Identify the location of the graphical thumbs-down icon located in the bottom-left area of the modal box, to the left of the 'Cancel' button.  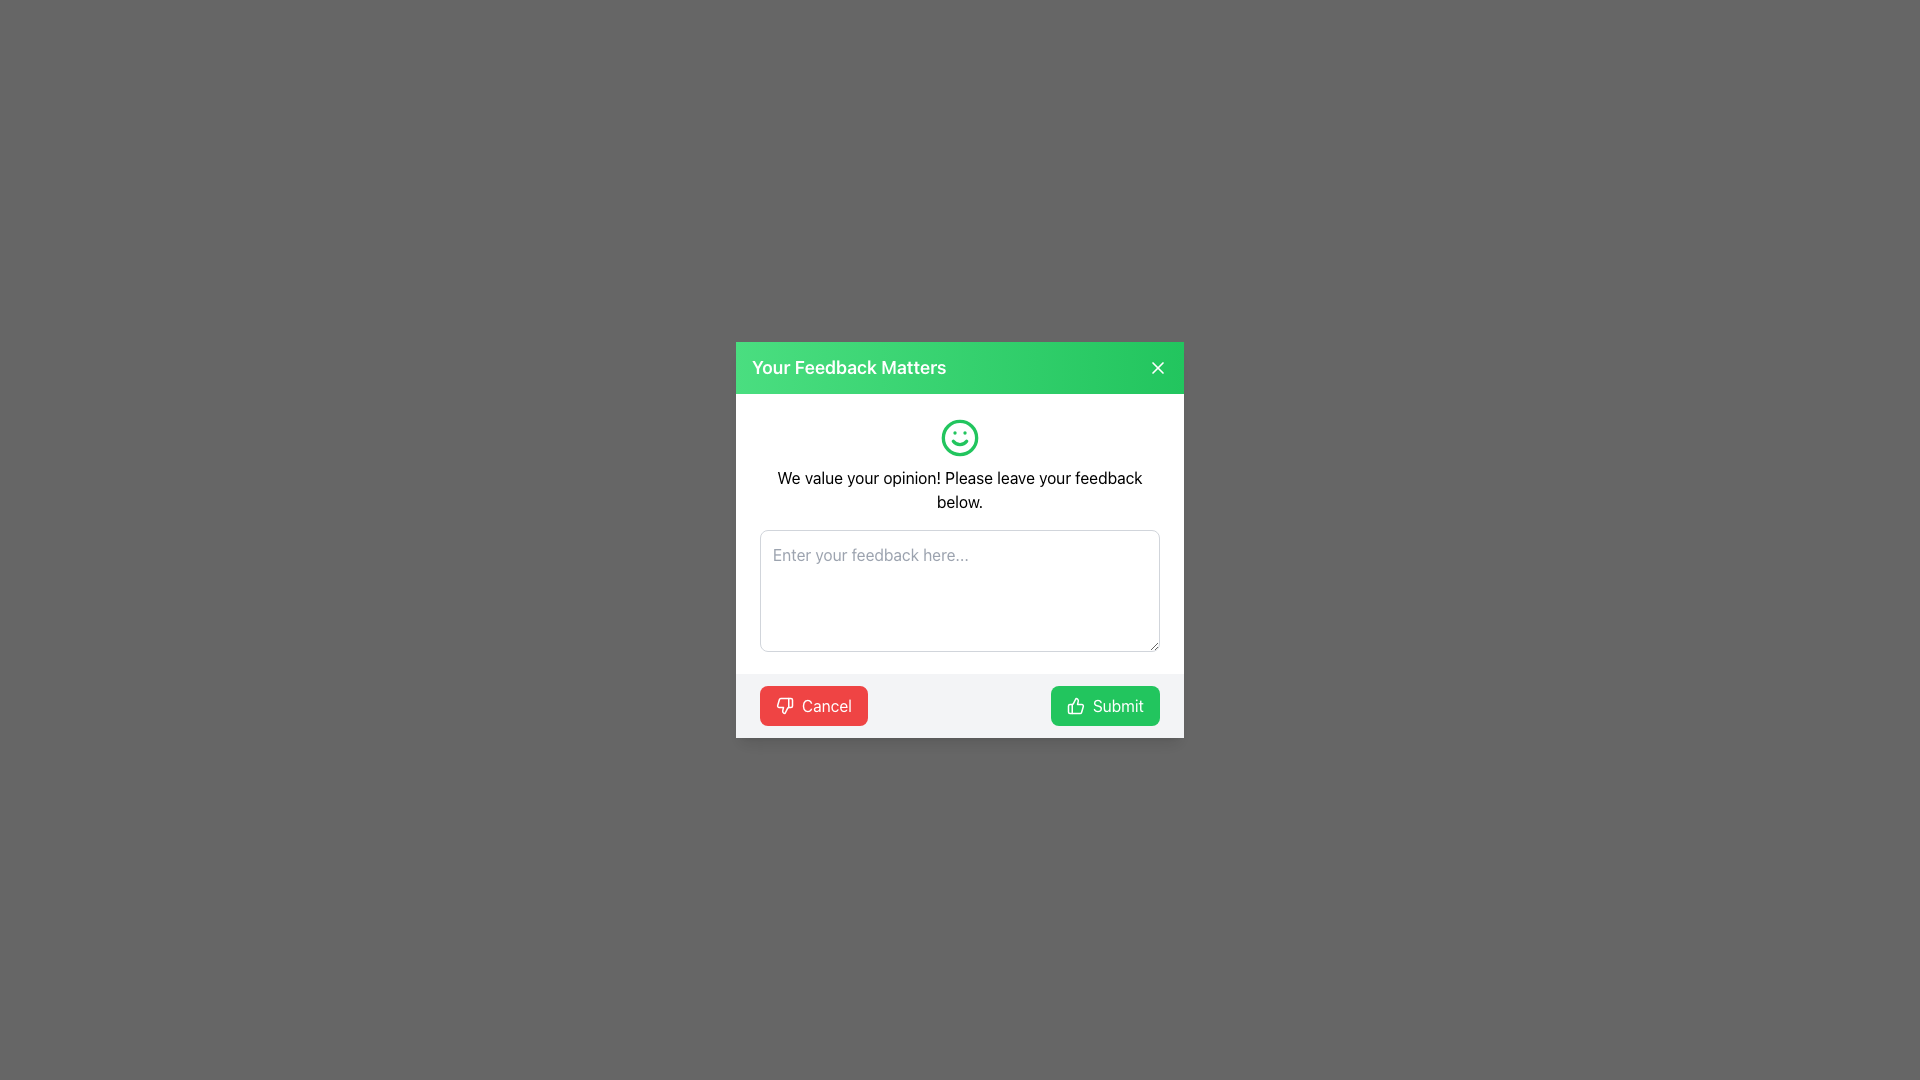
(784, 704).